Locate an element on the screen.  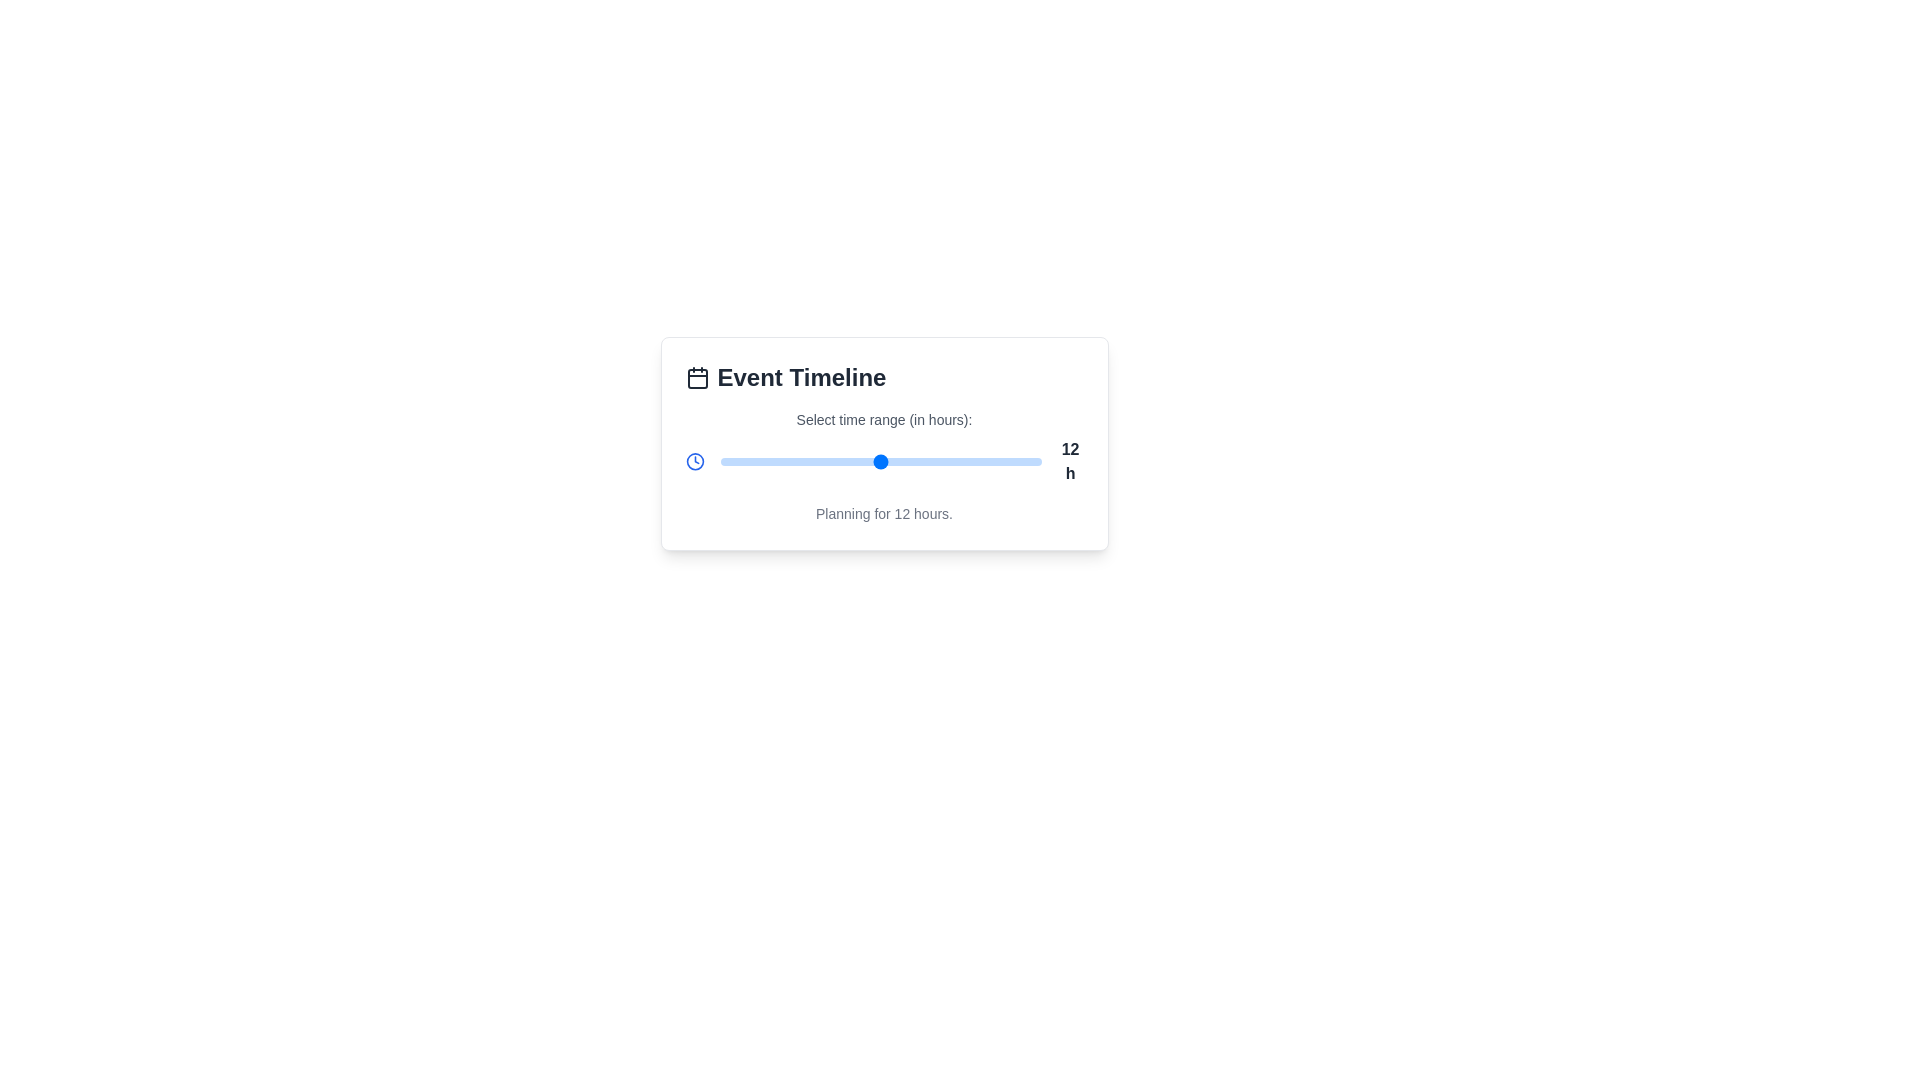
the timeline duration is located at coordinates (720, 462).